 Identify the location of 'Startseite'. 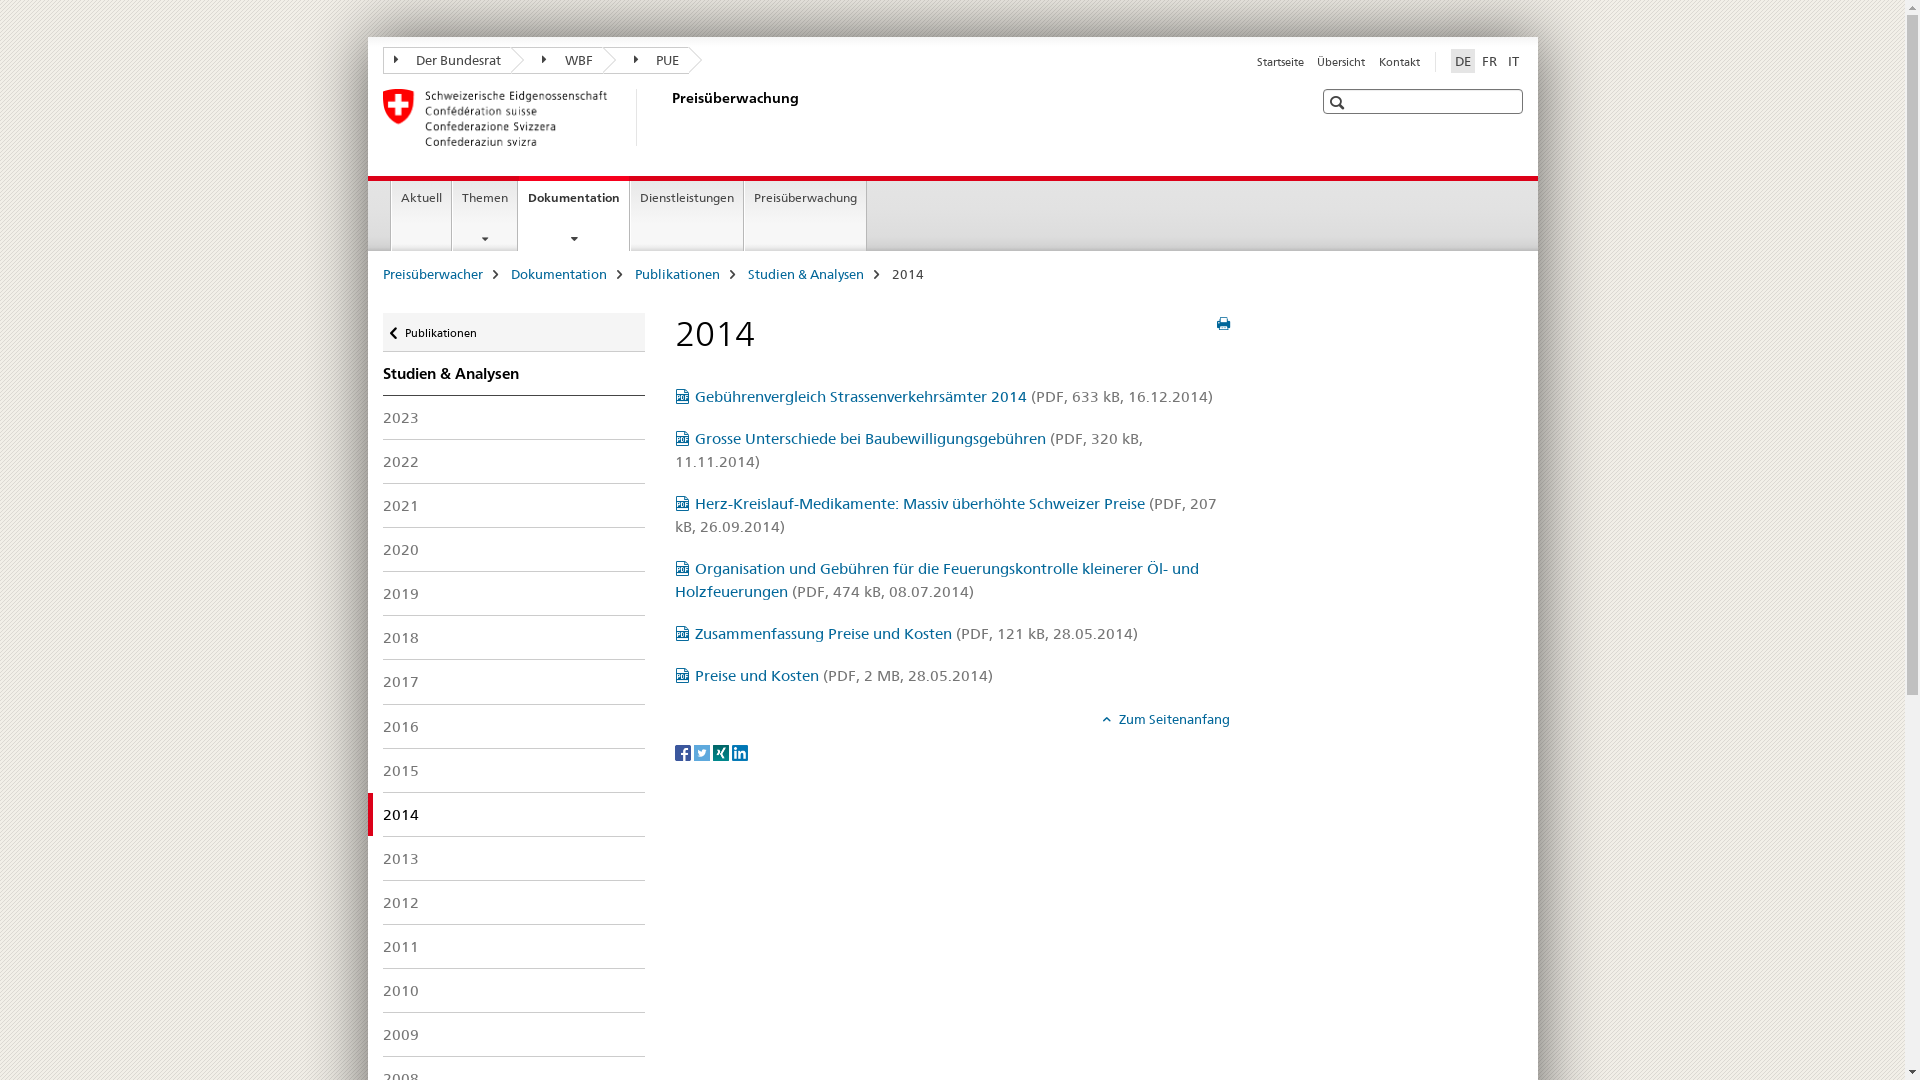
(1280, 60).